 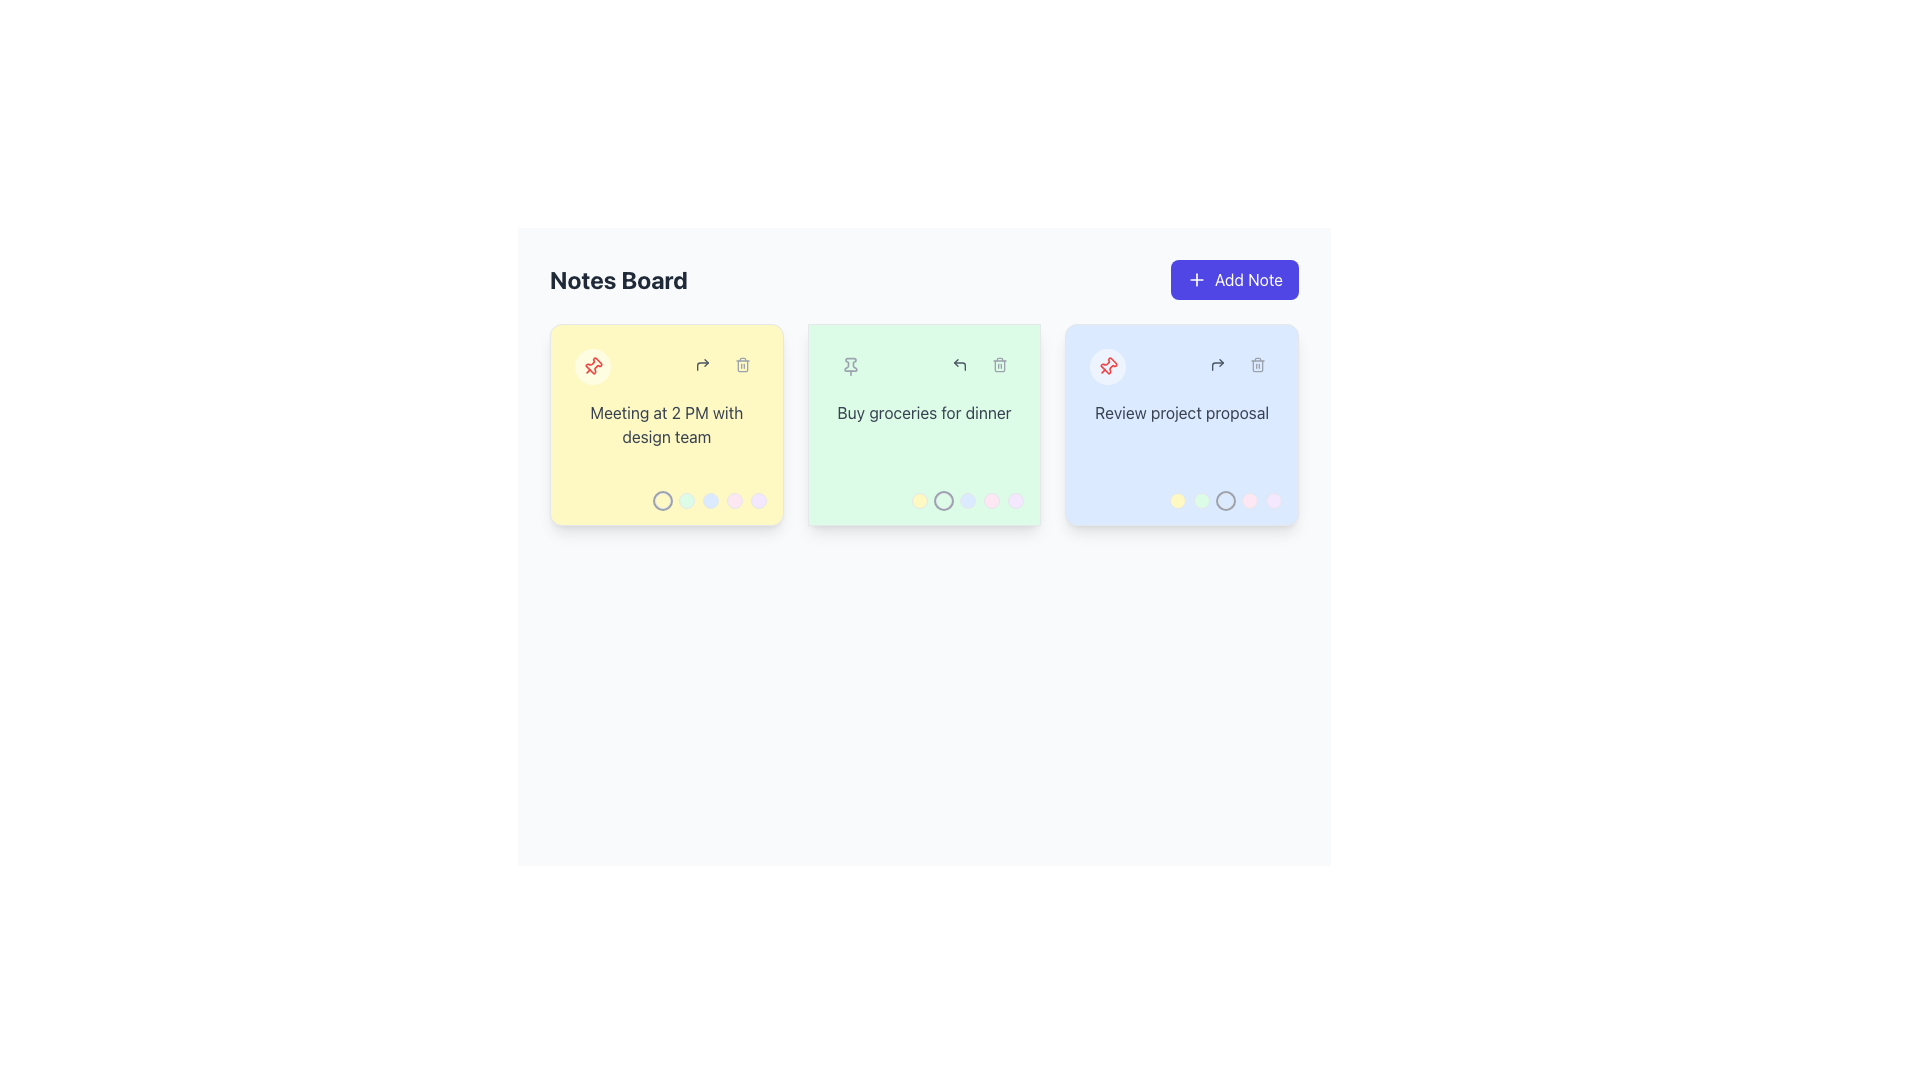 What do you see at coordinates (710, 500) in the screenshot?
I see `the third circular light blue button with a gray border located at the bottom-right corner of the yellow card containing the text 'Meeting at 2 PM with design team'` at bounding box center [710, 500].